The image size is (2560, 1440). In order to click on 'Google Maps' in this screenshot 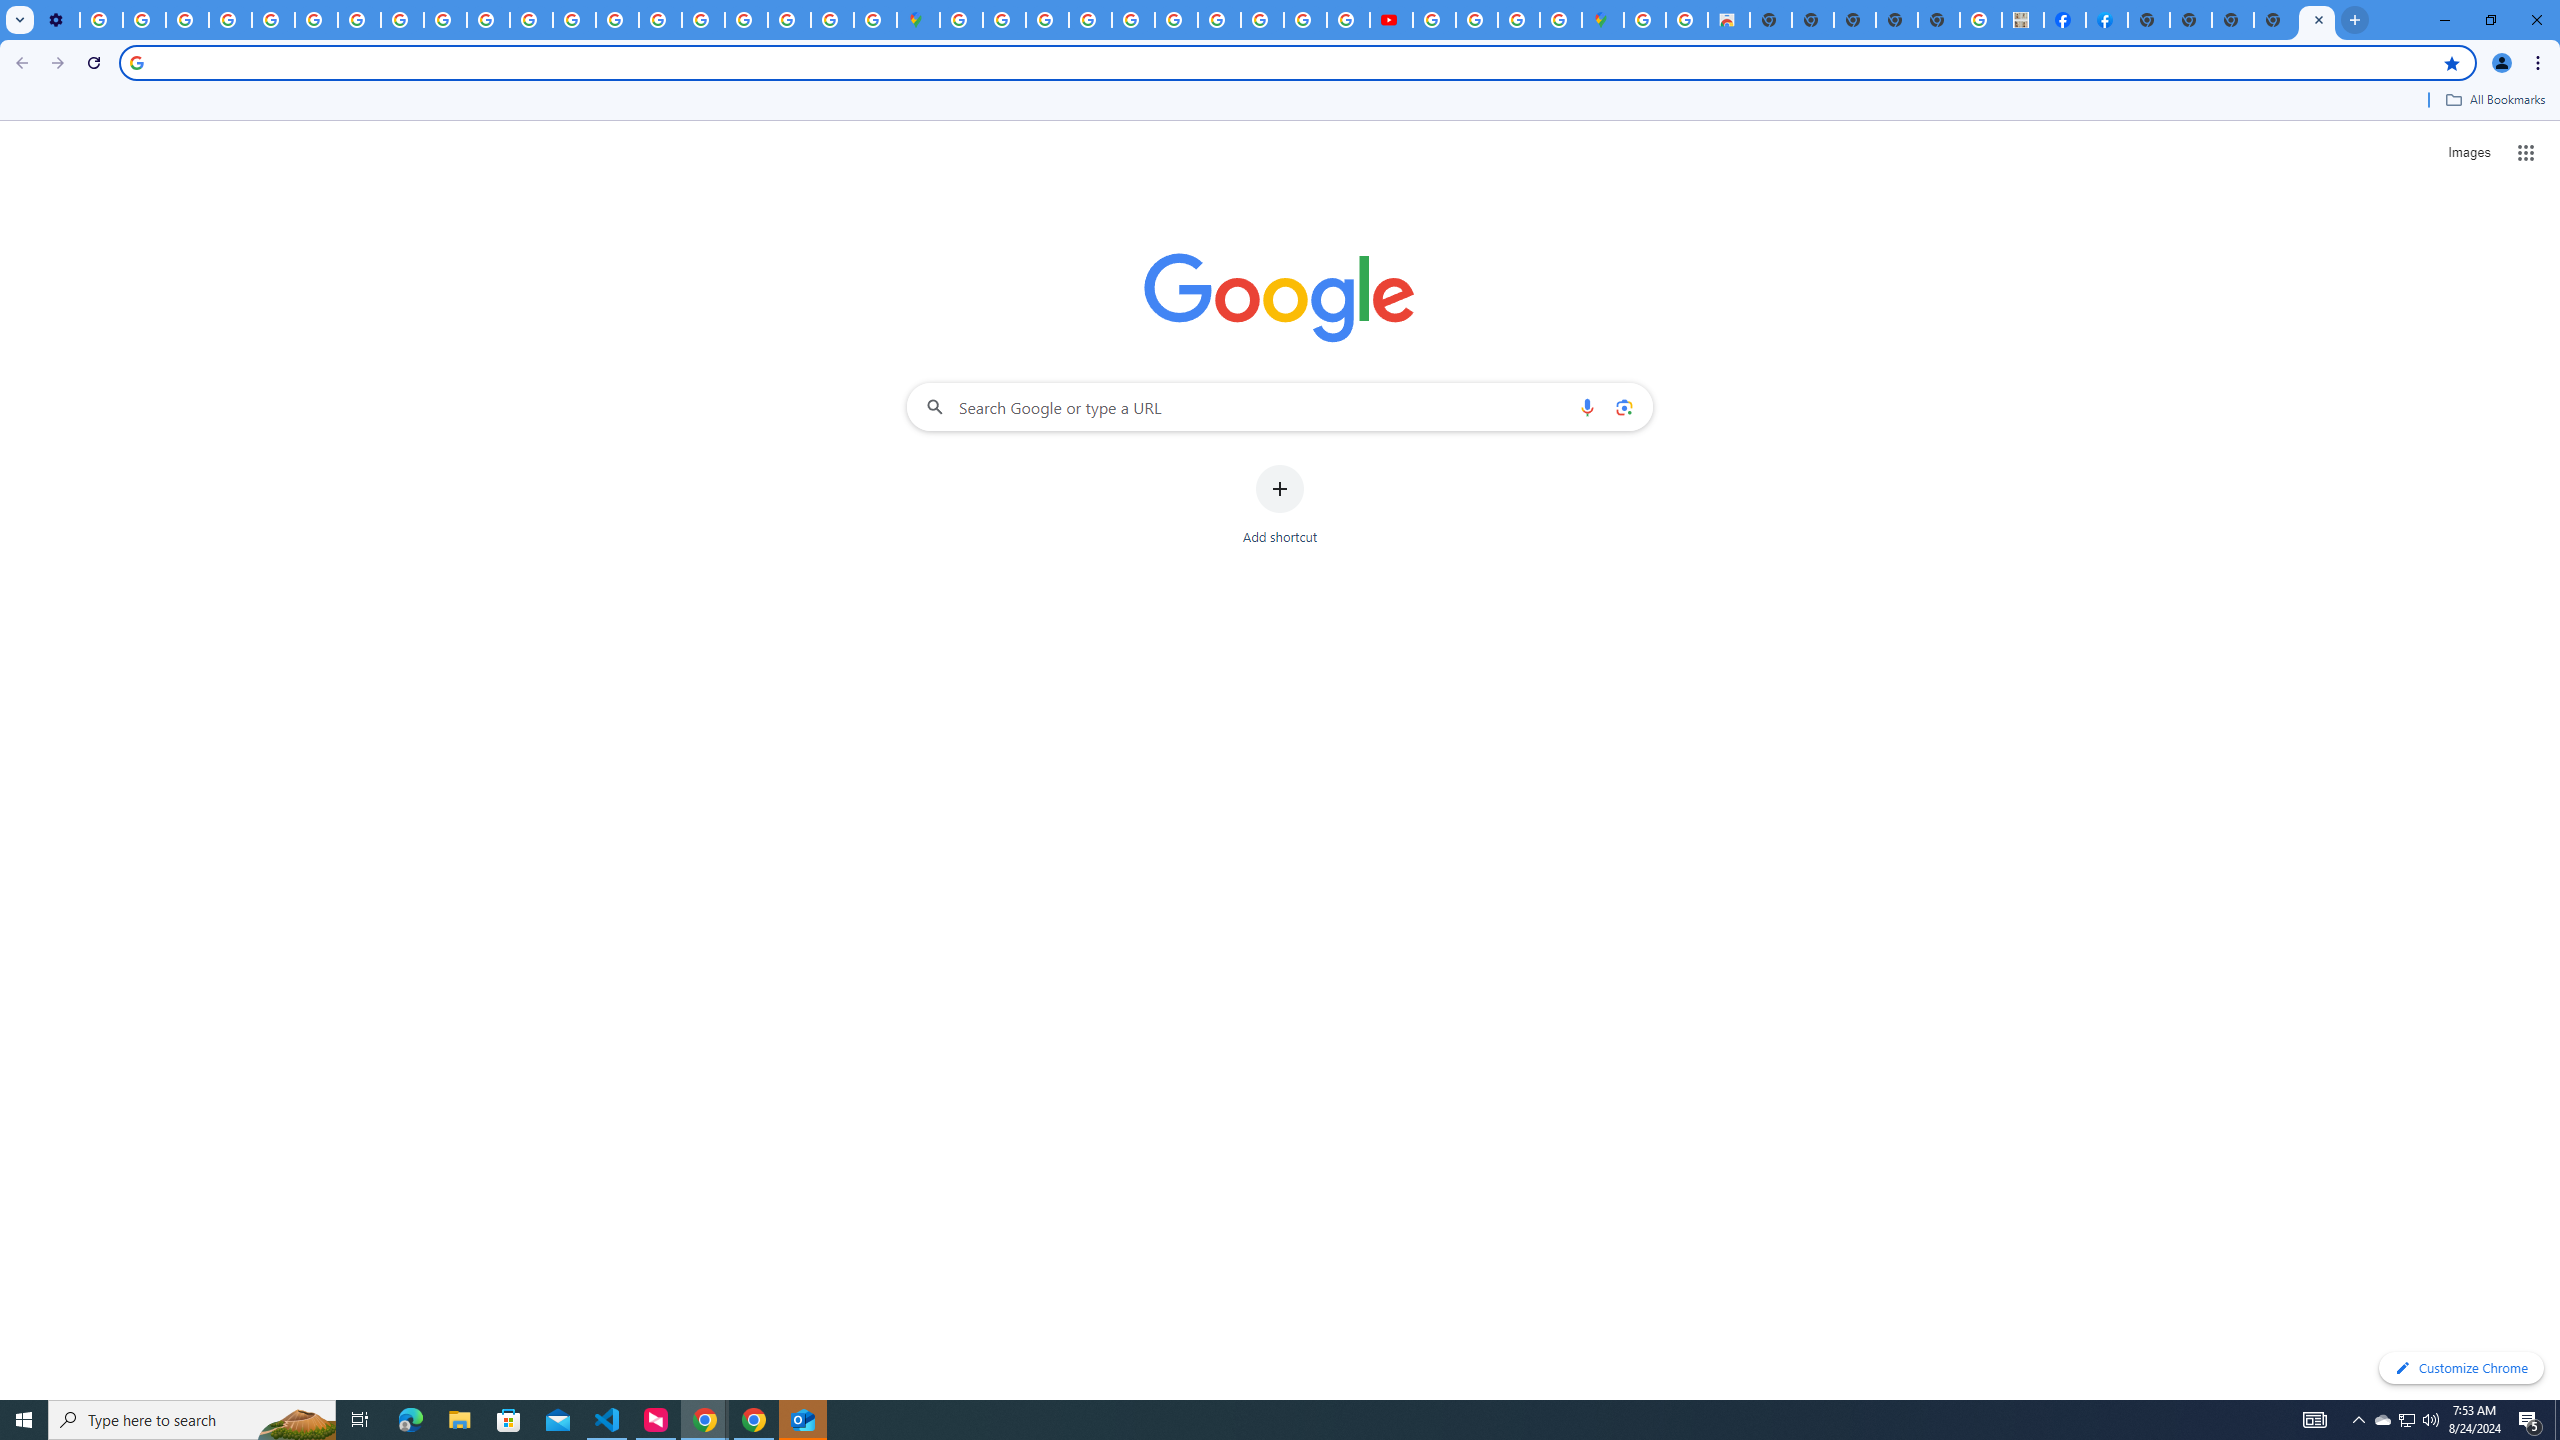, I will do `click(1602, 19)`.